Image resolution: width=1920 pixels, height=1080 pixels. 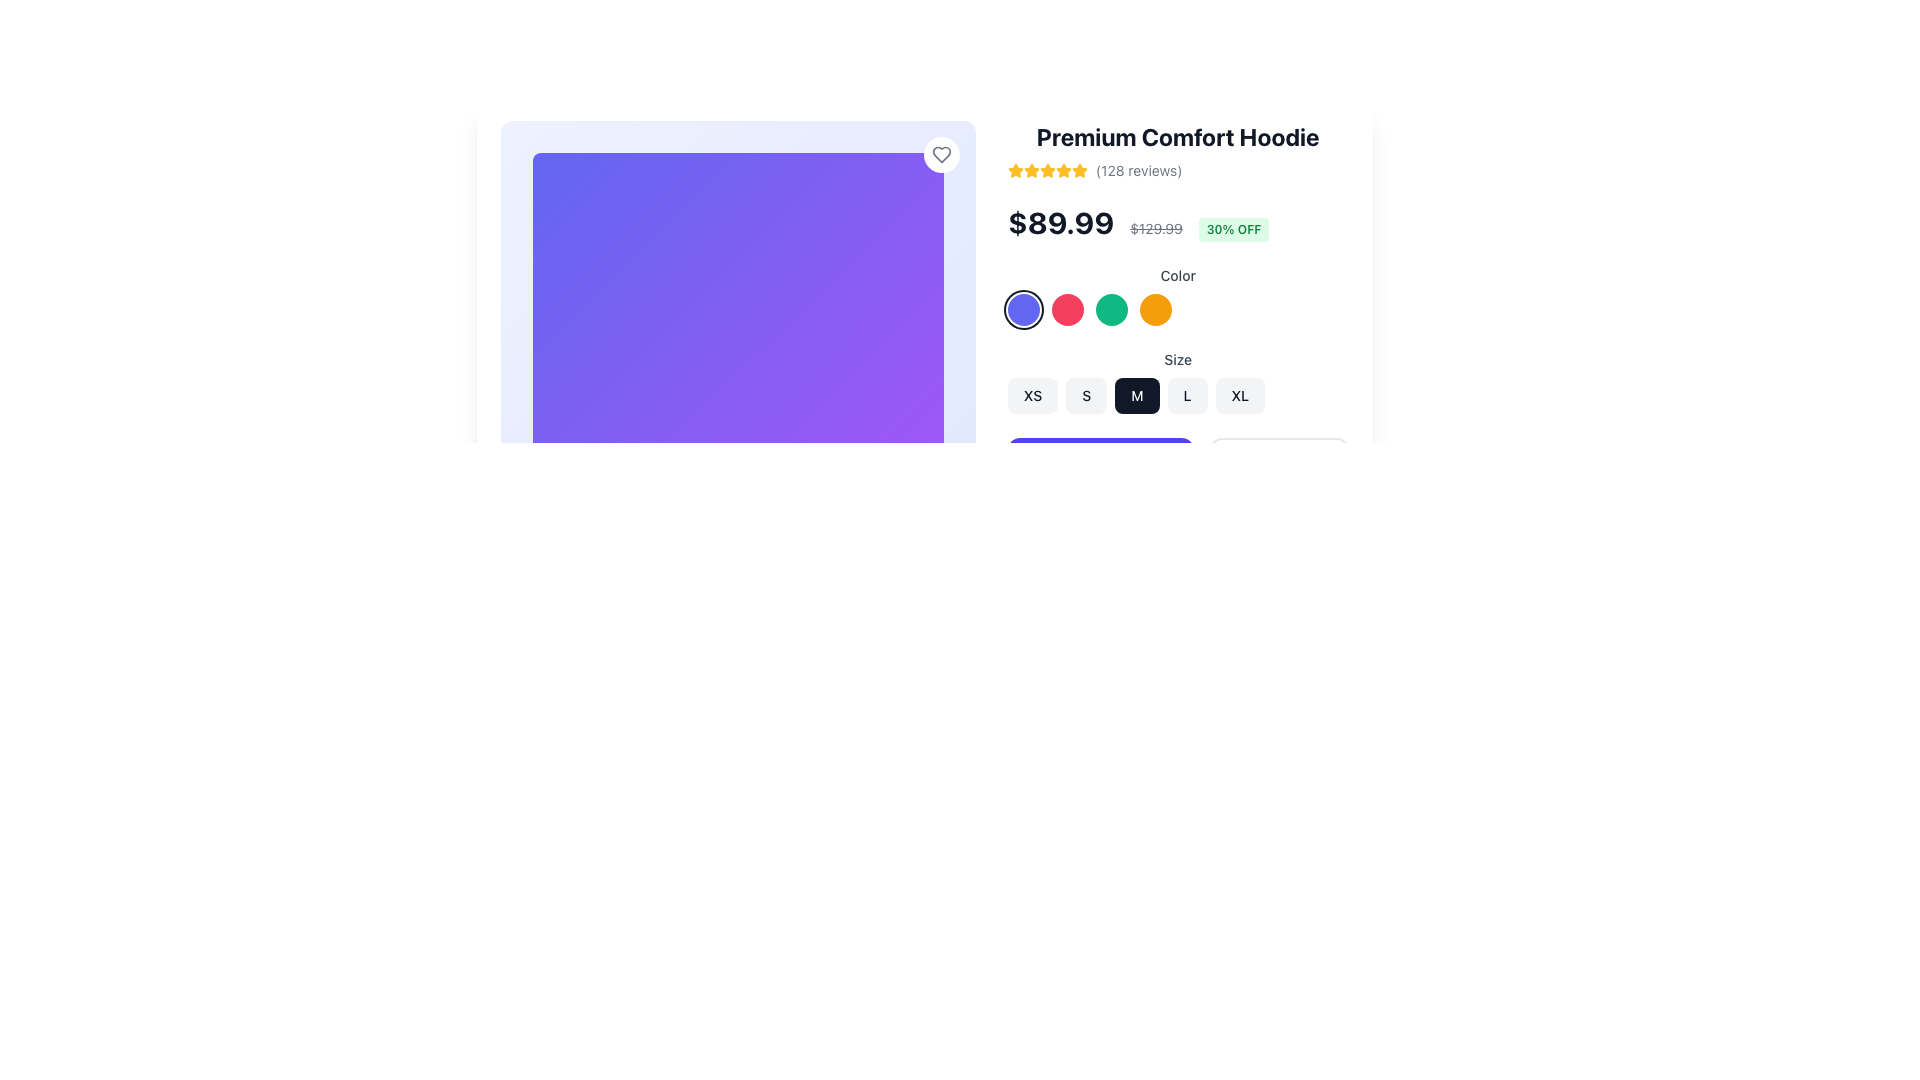 I want to click on the first star icon used for ratings, which is filled with an amber-yellow color, located under the heading 'Premium Comfort Hoodie', so click(x=1015, y=169).